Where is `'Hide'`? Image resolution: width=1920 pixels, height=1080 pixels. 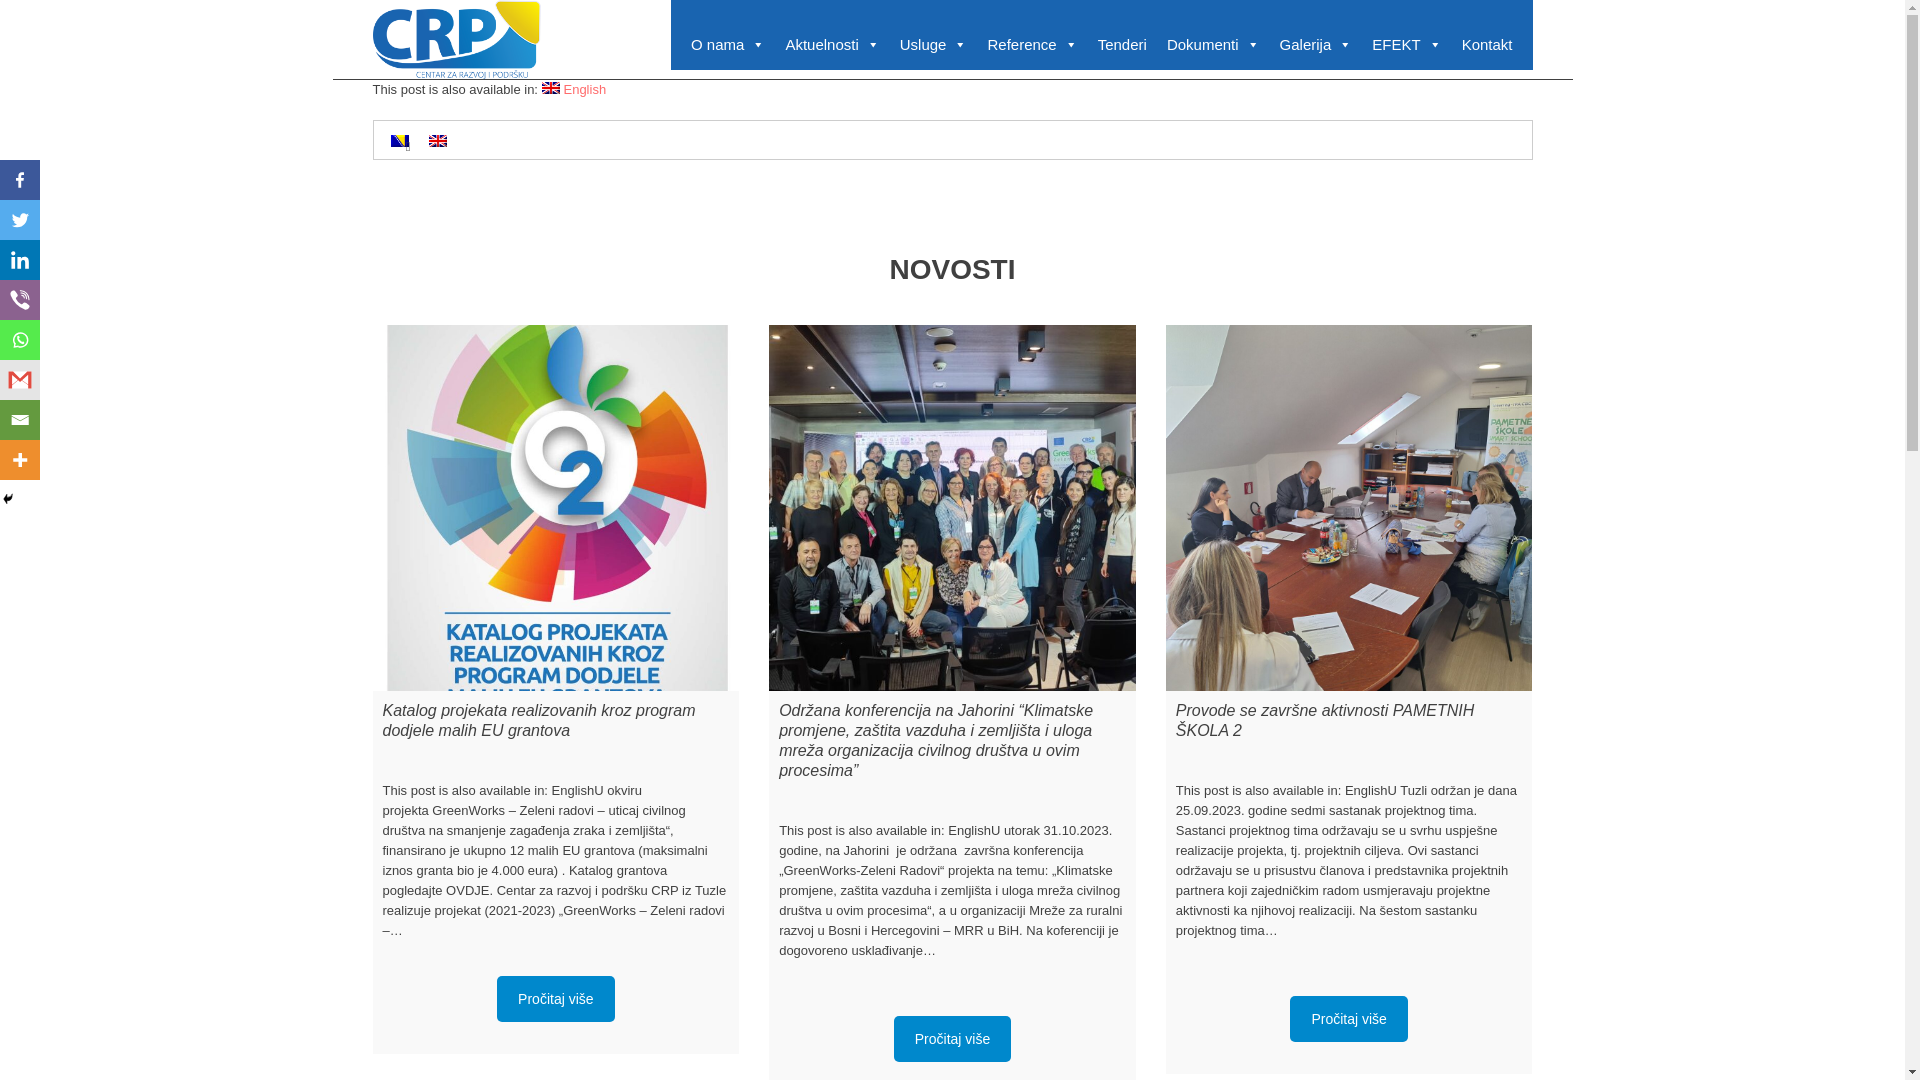
'Hide' is located at coordinates (0, 497).